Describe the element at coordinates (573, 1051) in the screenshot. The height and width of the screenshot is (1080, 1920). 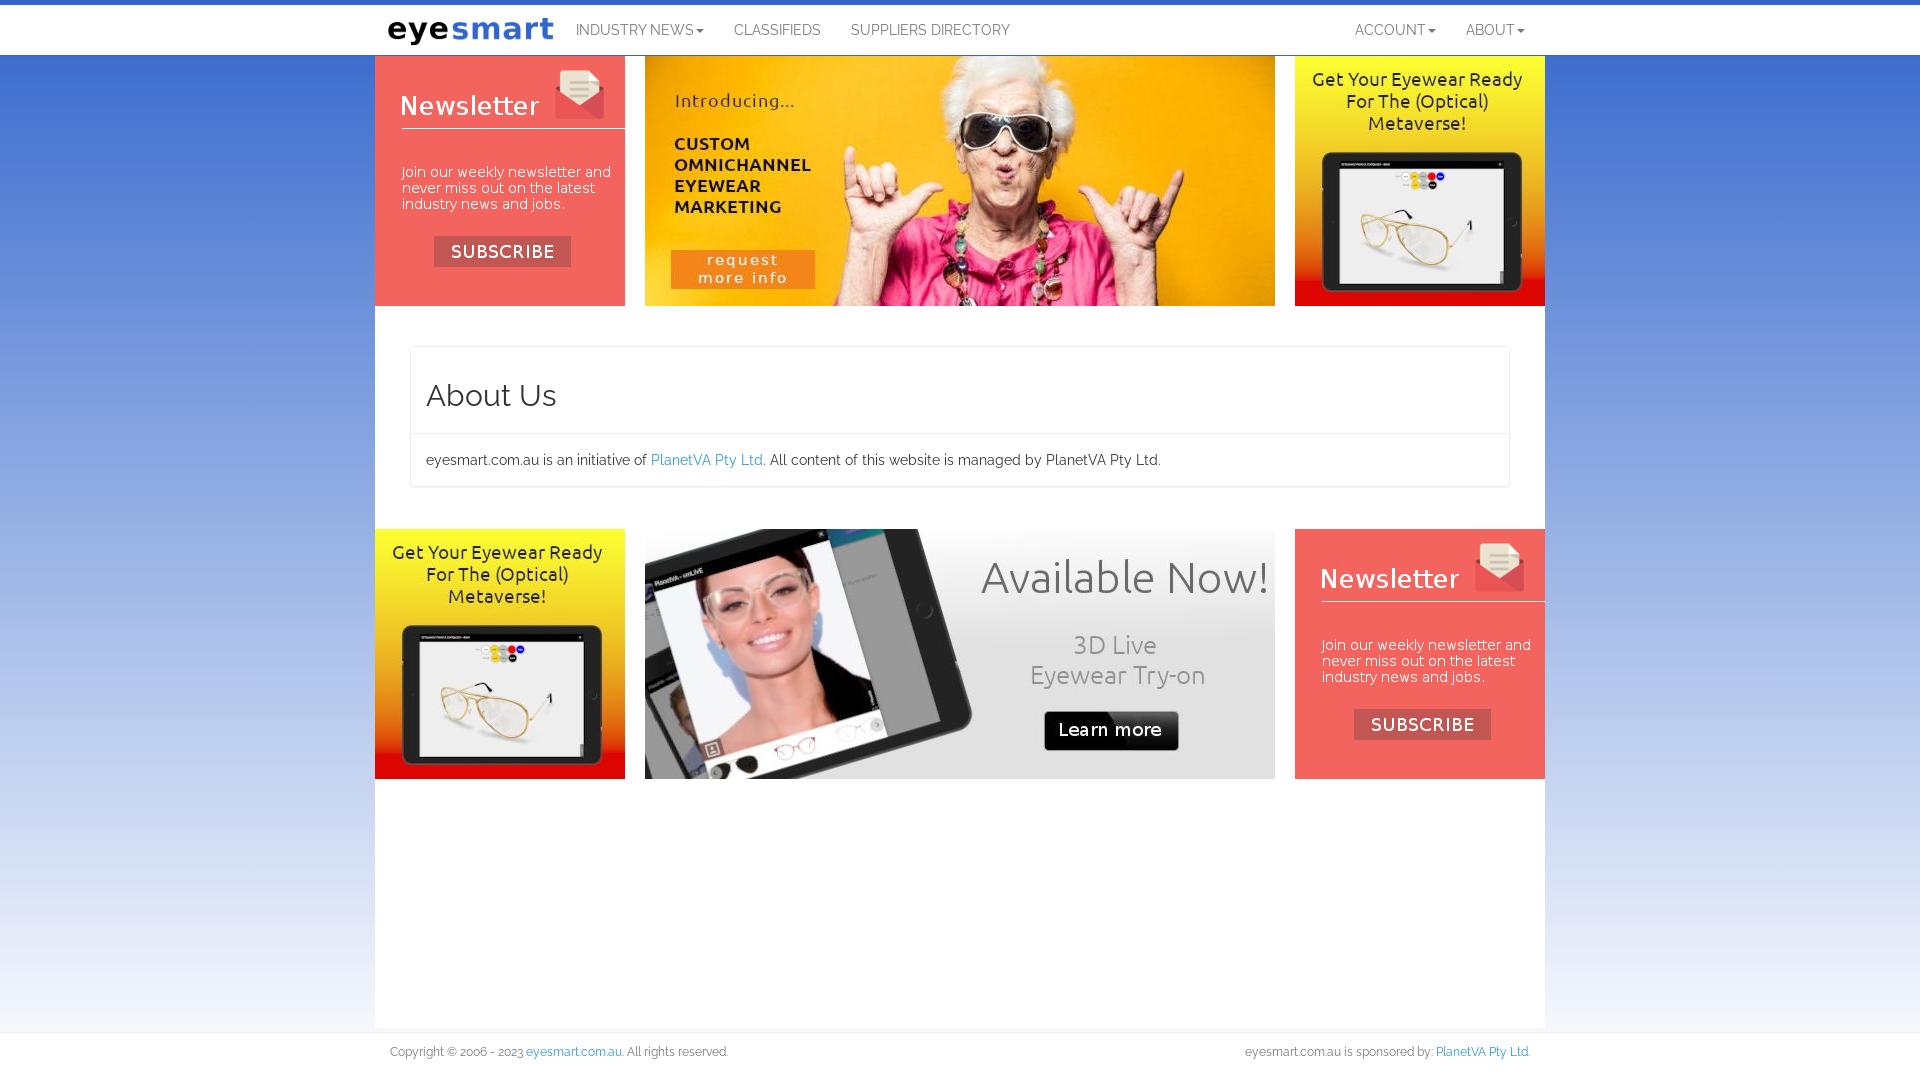
I see `'eyesmart.com.au'` at that location.